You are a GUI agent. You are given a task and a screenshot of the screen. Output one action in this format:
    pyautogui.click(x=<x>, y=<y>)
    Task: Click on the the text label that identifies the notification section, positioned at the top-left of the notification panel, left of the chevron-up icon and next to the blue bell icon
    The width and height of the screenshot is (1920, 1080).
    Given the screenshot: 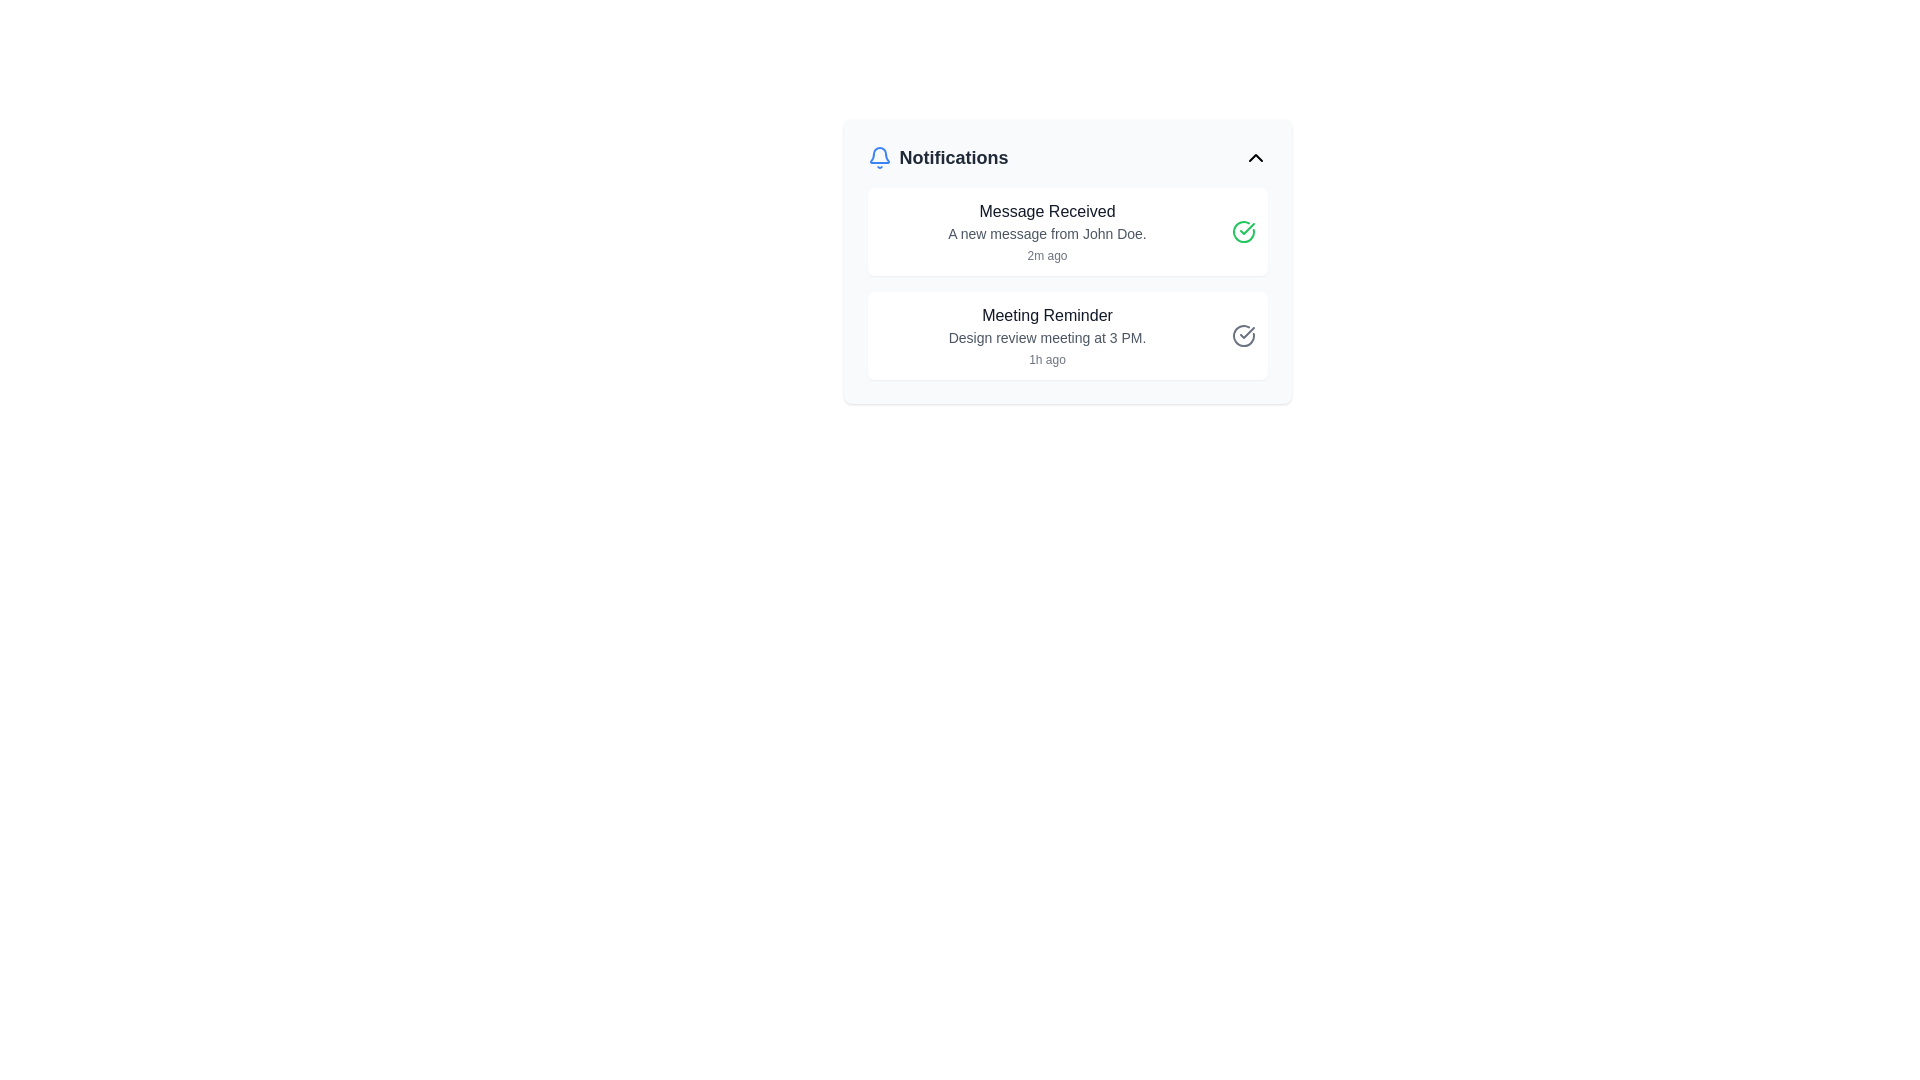 What is the action you would take?
    pyautogui.click(x=936, y=157)
    